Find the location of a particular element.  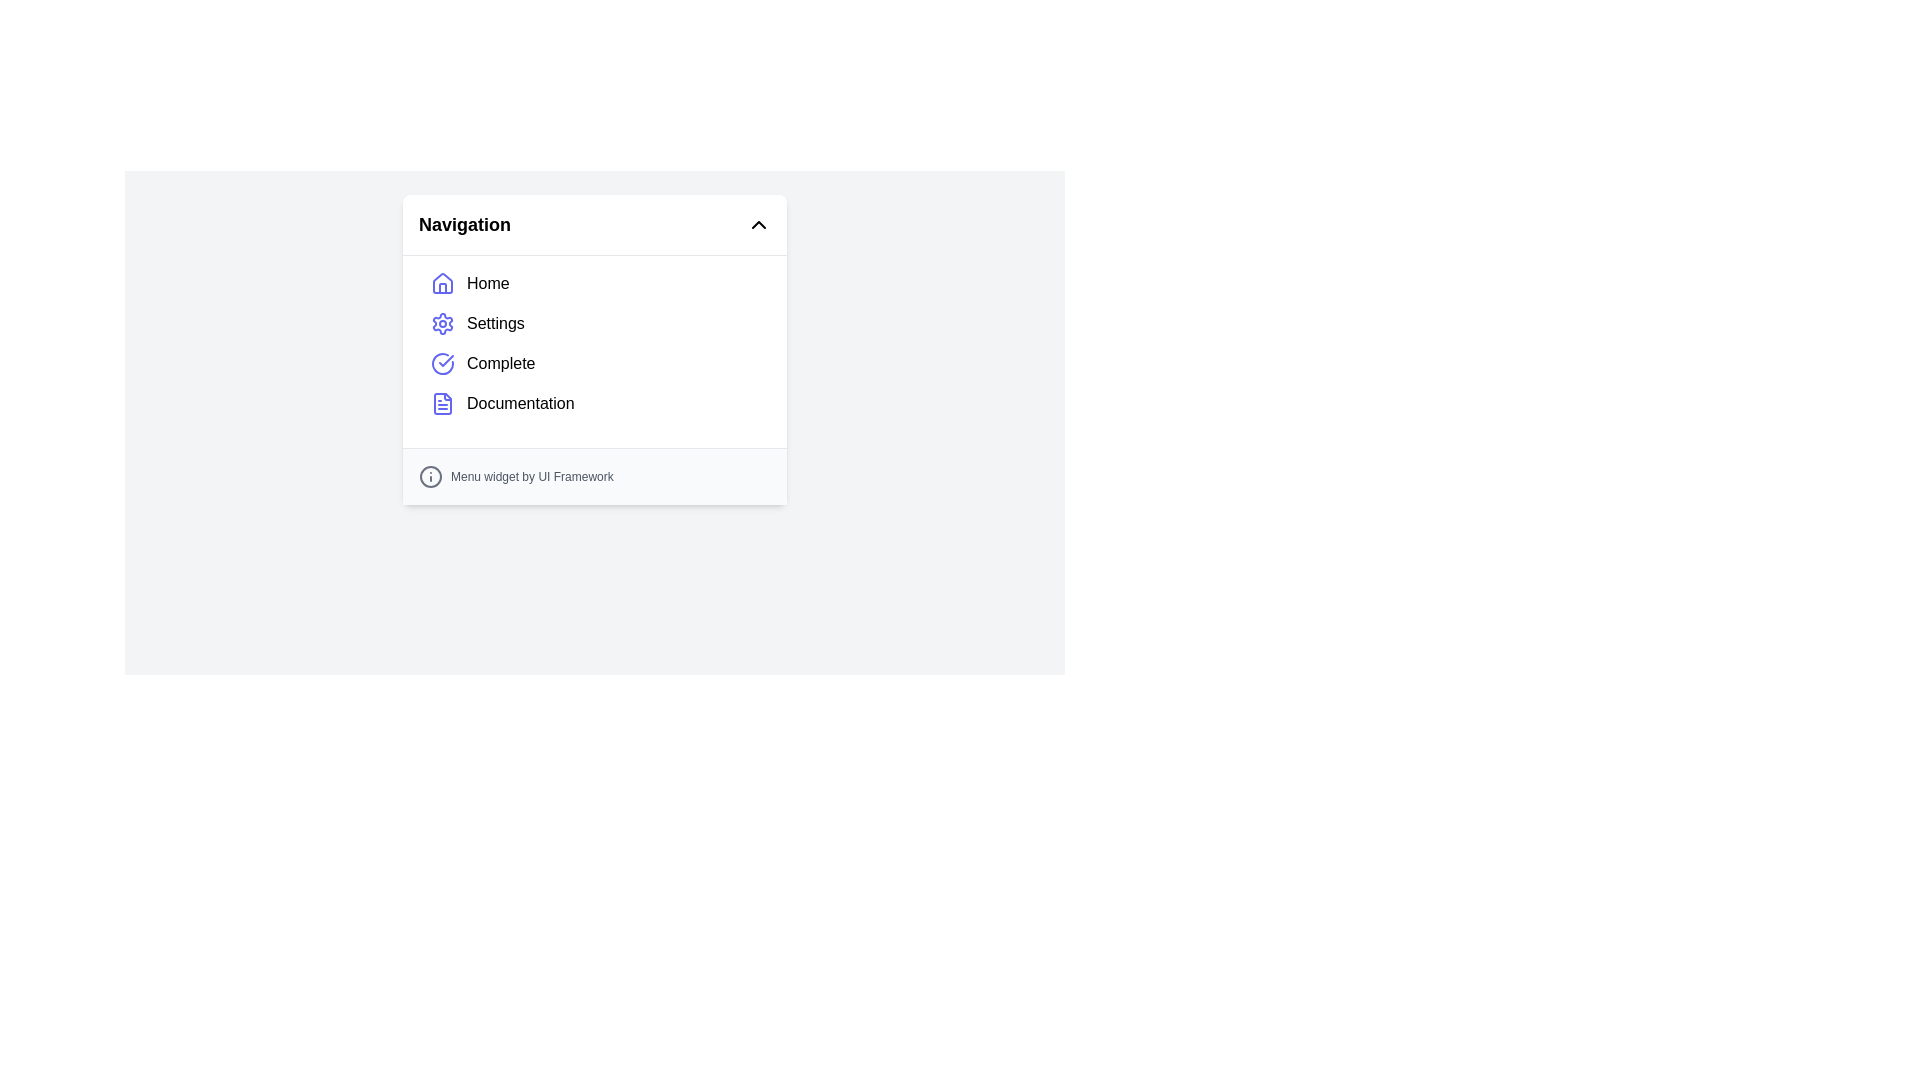

the 'Complete' text label, which is the third item in the navigation menu to the right of a circular blue icon with a checkmark is located at coordinates (501, 363).